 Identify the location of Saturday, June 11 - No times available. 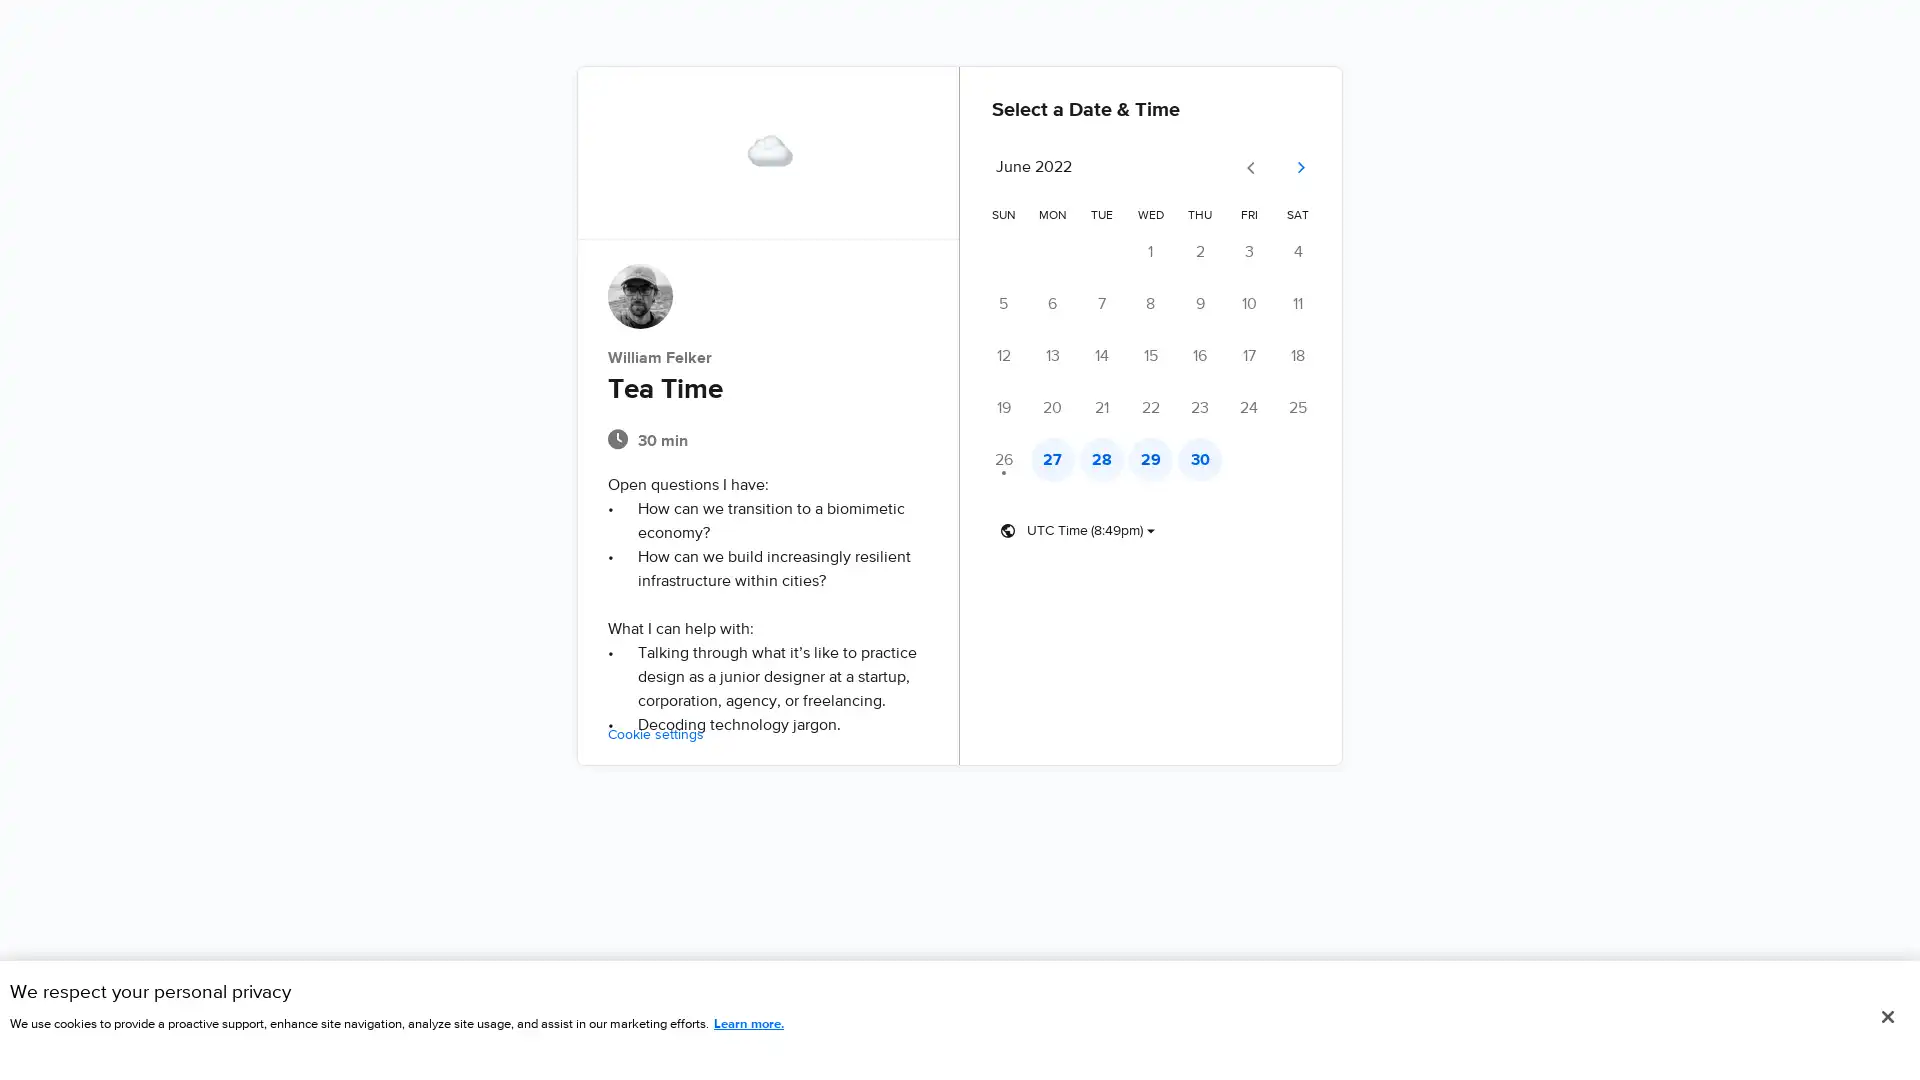
(1314, 304).